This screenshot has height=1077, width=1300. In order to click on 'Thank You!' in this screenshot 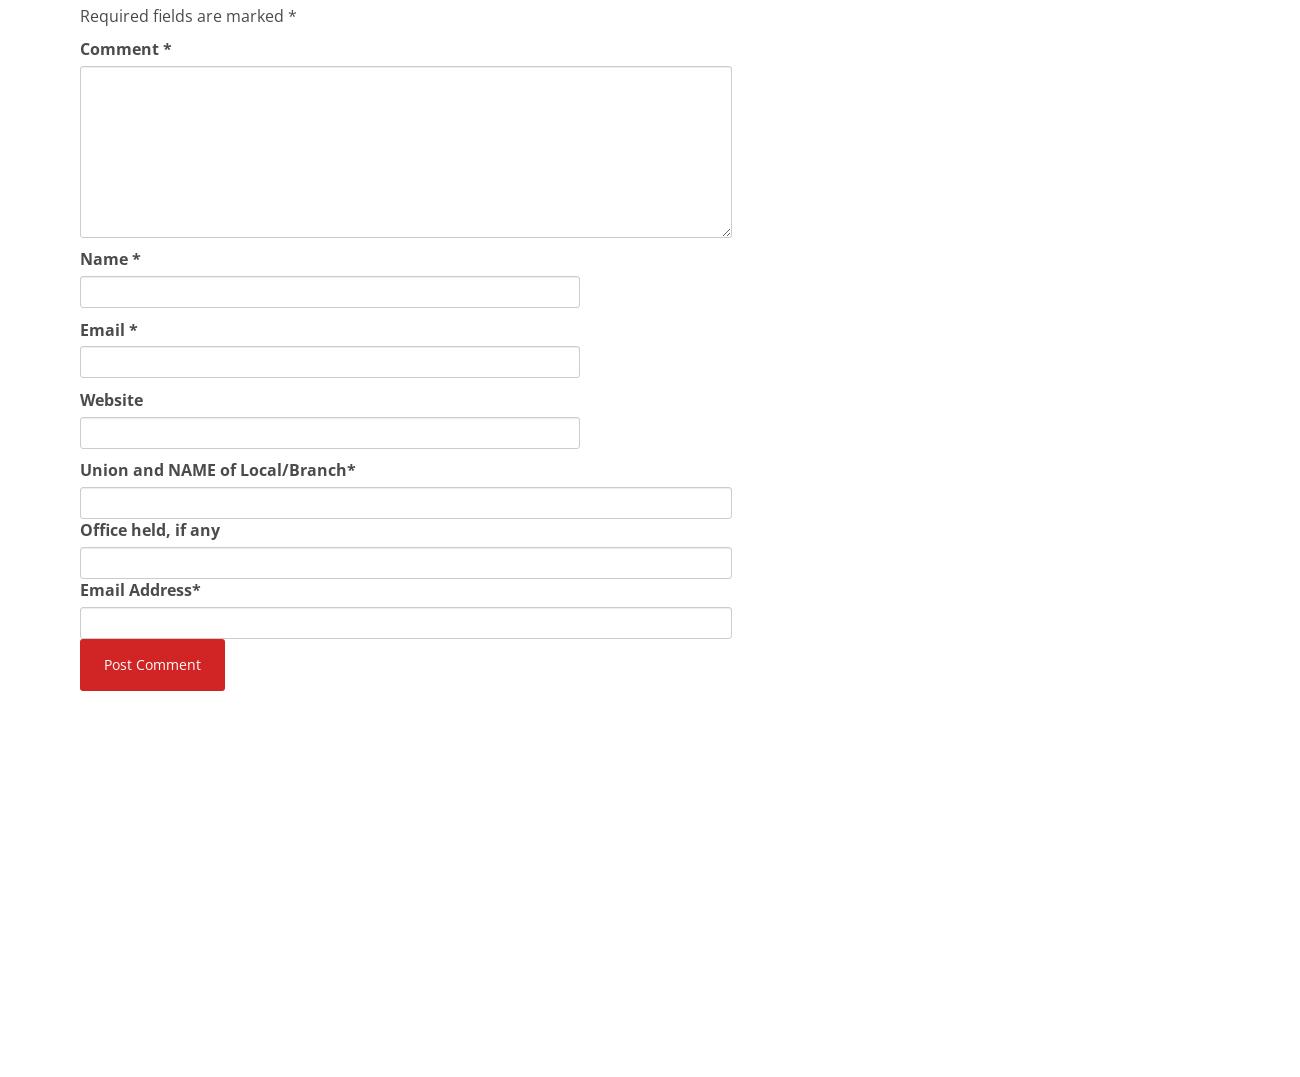, I will do `click(120, 925)`.